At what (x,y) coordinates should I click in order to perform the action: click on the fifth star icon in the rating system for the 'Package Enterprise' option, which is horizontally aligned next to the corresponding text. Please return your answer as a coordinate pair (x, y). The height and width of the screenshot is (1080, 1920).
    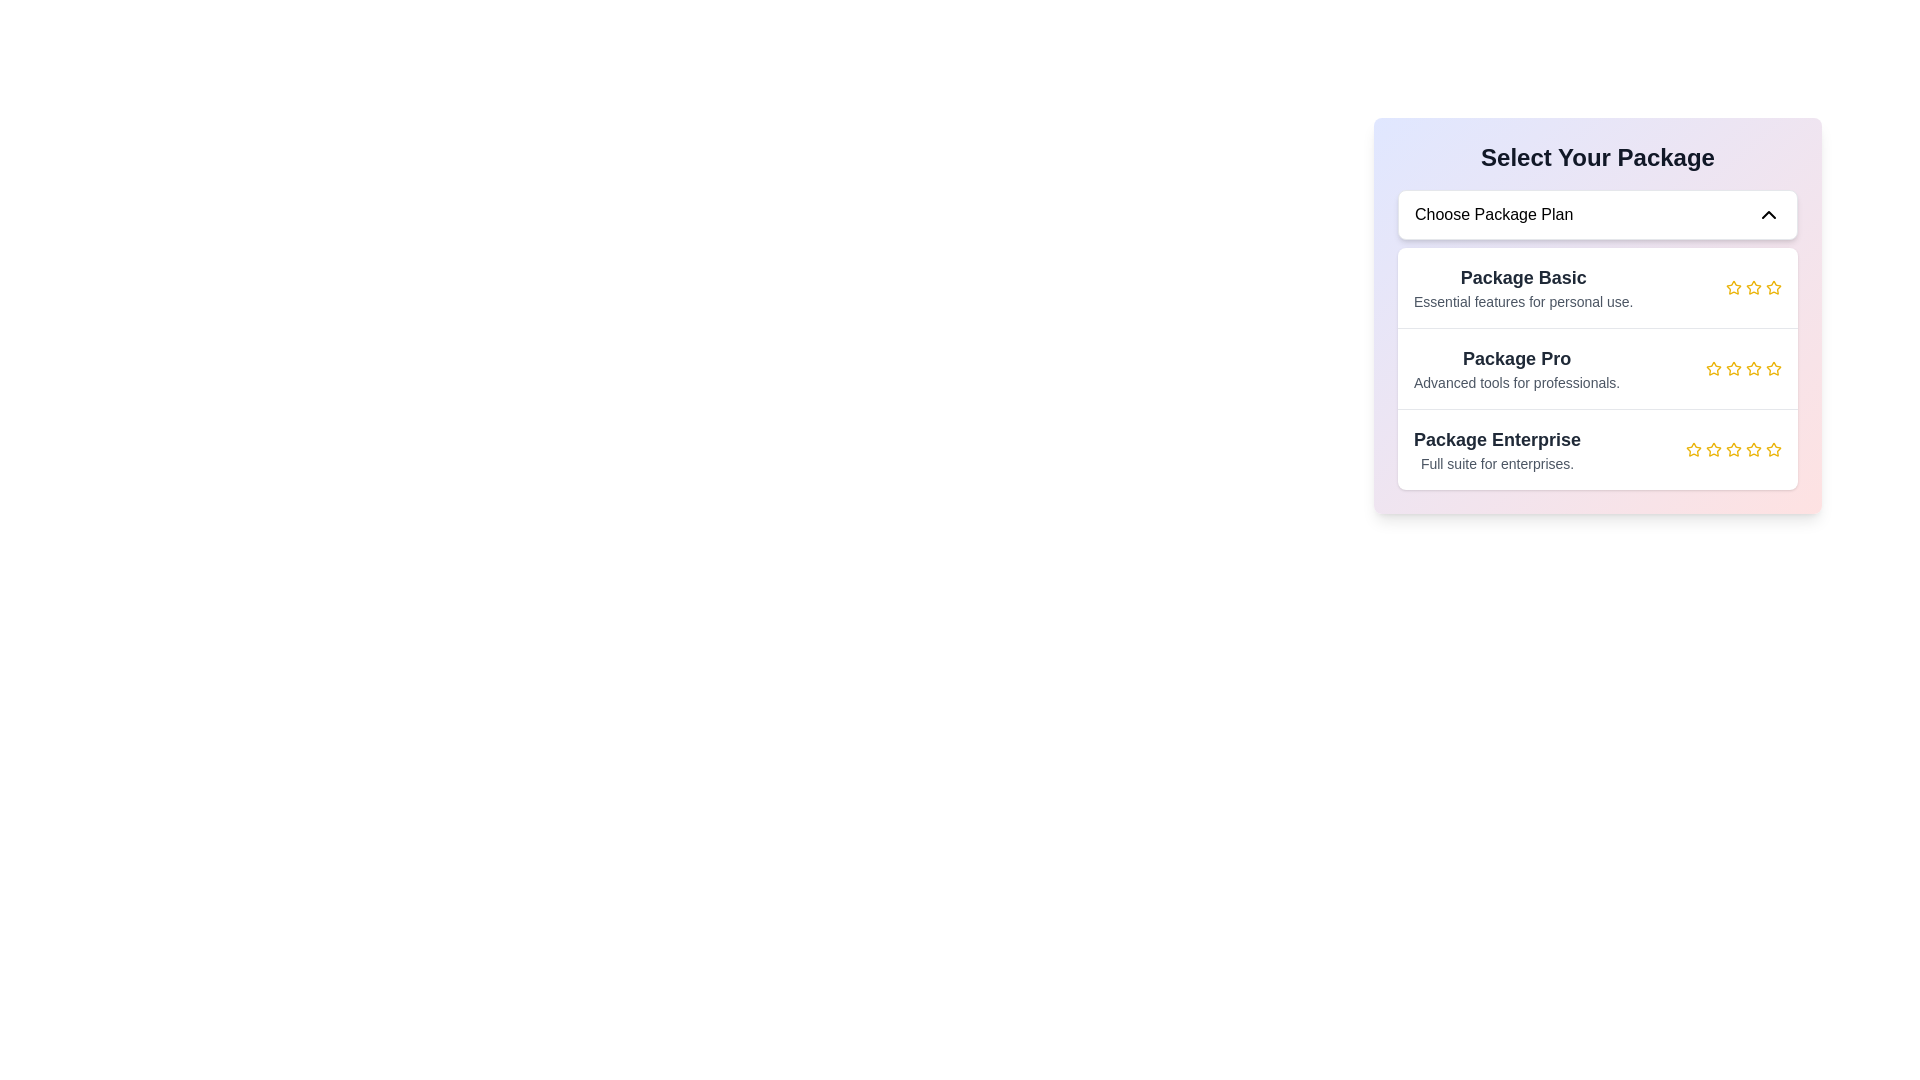
    Looking at the image, I should click on (1774, 450).